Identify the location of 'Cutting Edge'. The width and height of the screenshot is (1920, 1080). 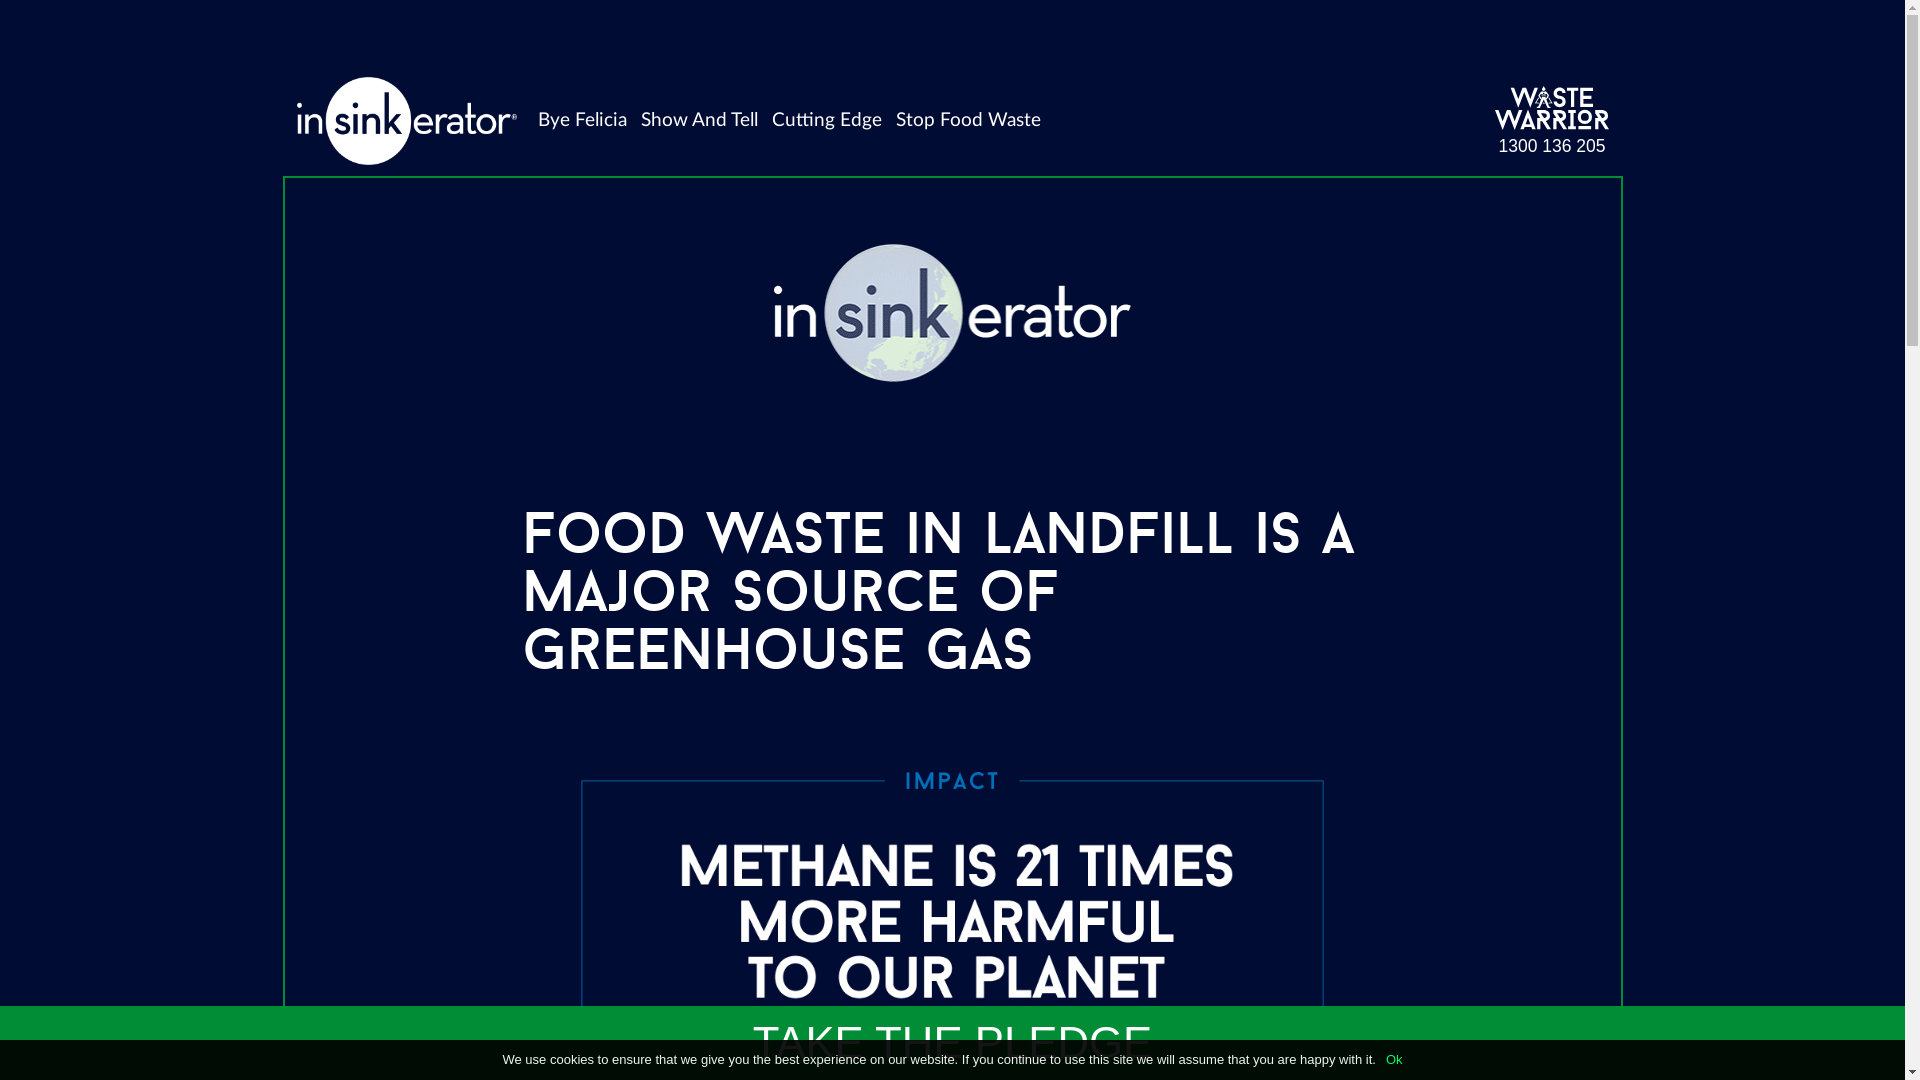
(826, 120).